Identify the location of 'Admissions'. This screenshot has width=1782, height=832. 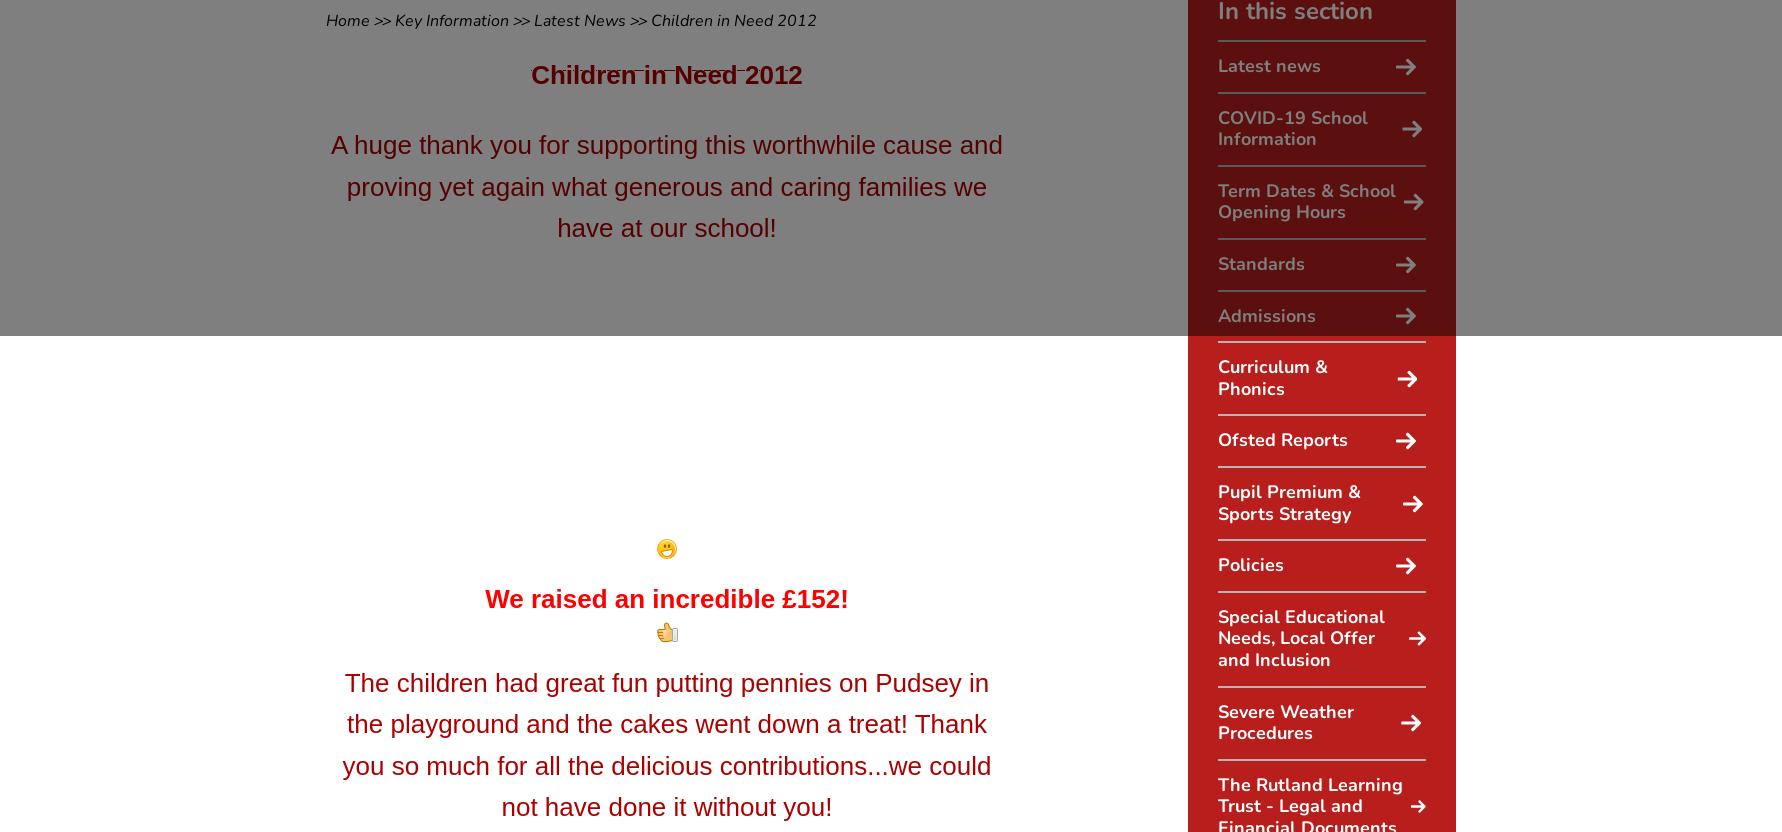
(1267, 314).